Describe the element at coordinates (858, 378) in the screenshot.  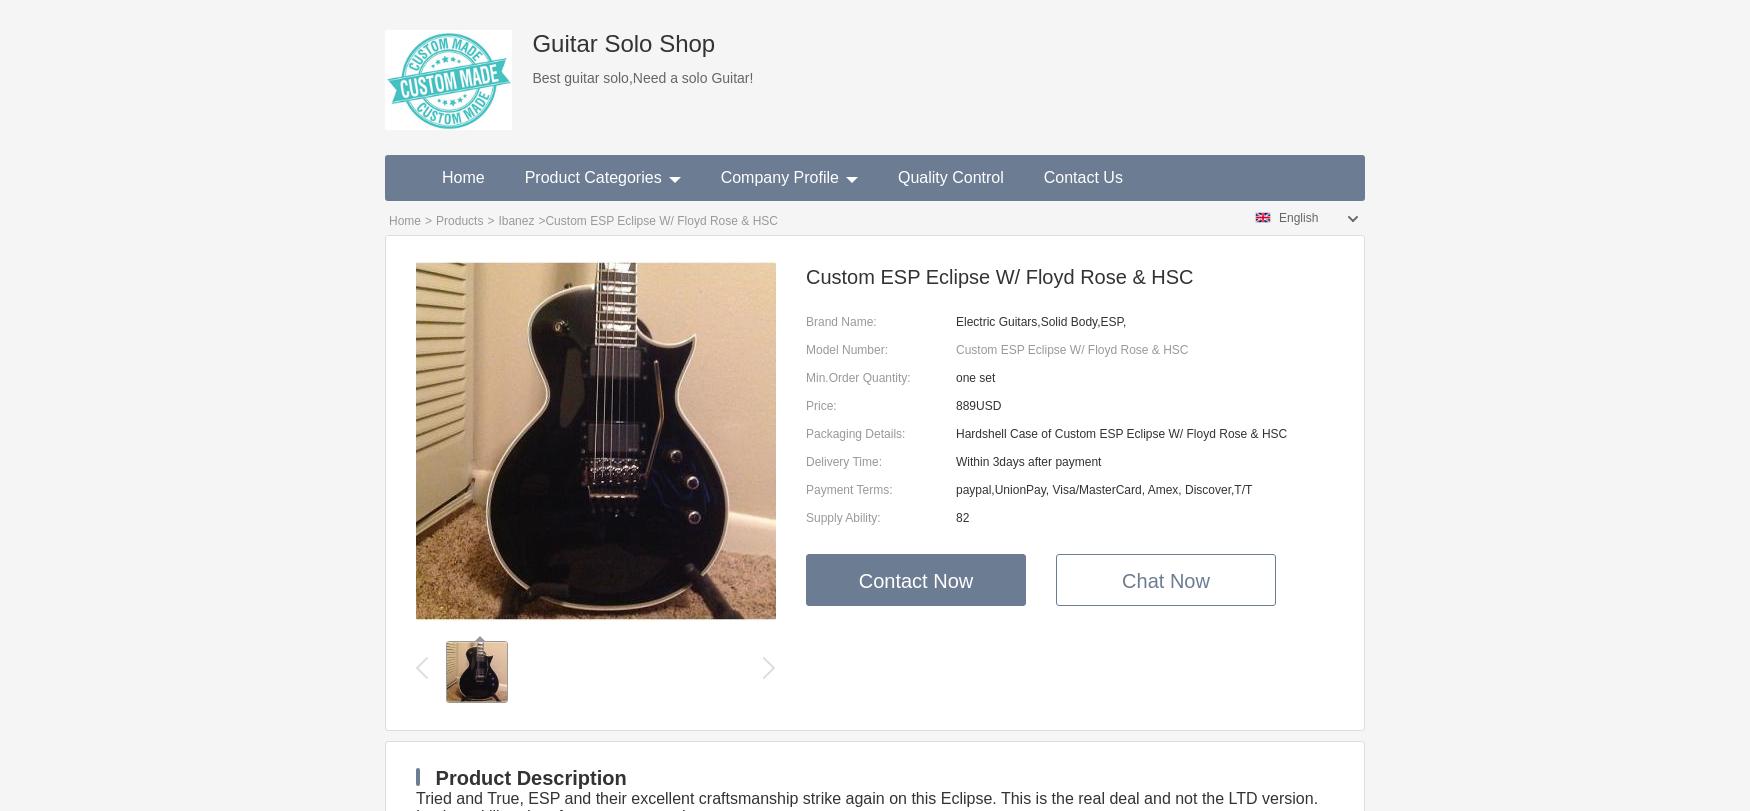
I see `'Min.Order Quantity:'` at that location.